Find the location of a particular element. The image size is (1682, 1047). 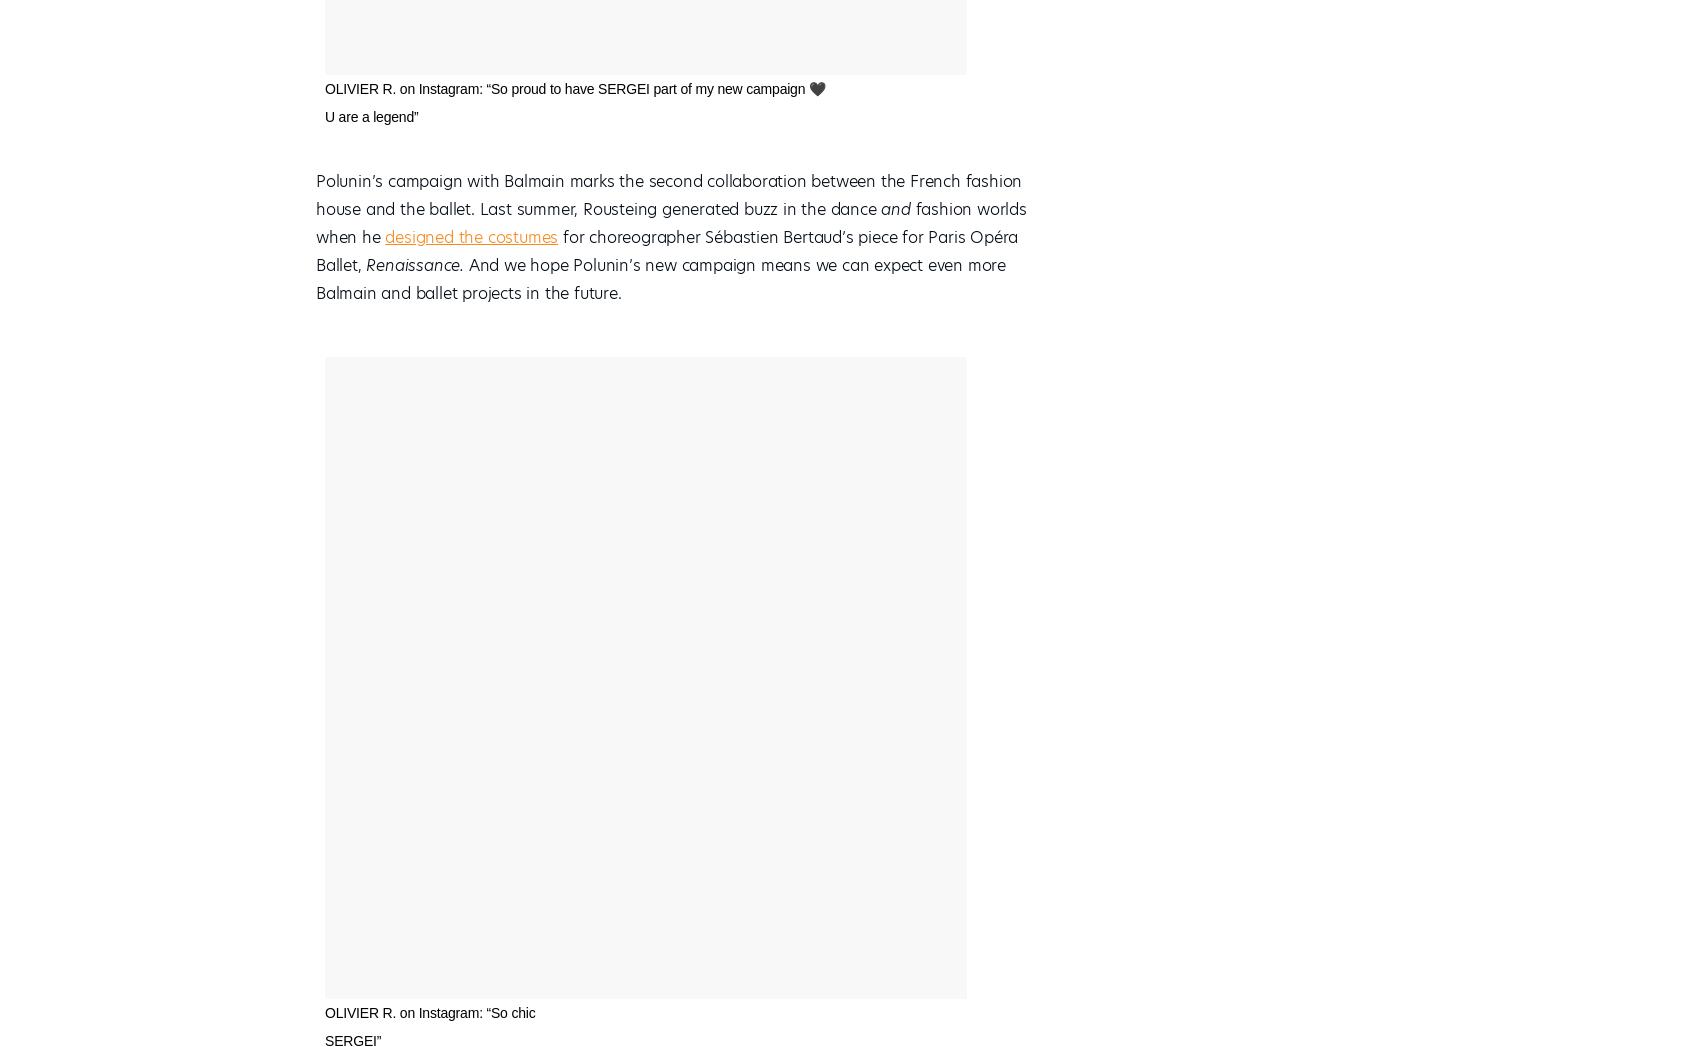

'Polunin’s campaign with Balmain marks the second collaboration between the French fashion house and the ballet. Last summer, Rousteing generated buzz in the dance' is located at coordinates (668, 194).